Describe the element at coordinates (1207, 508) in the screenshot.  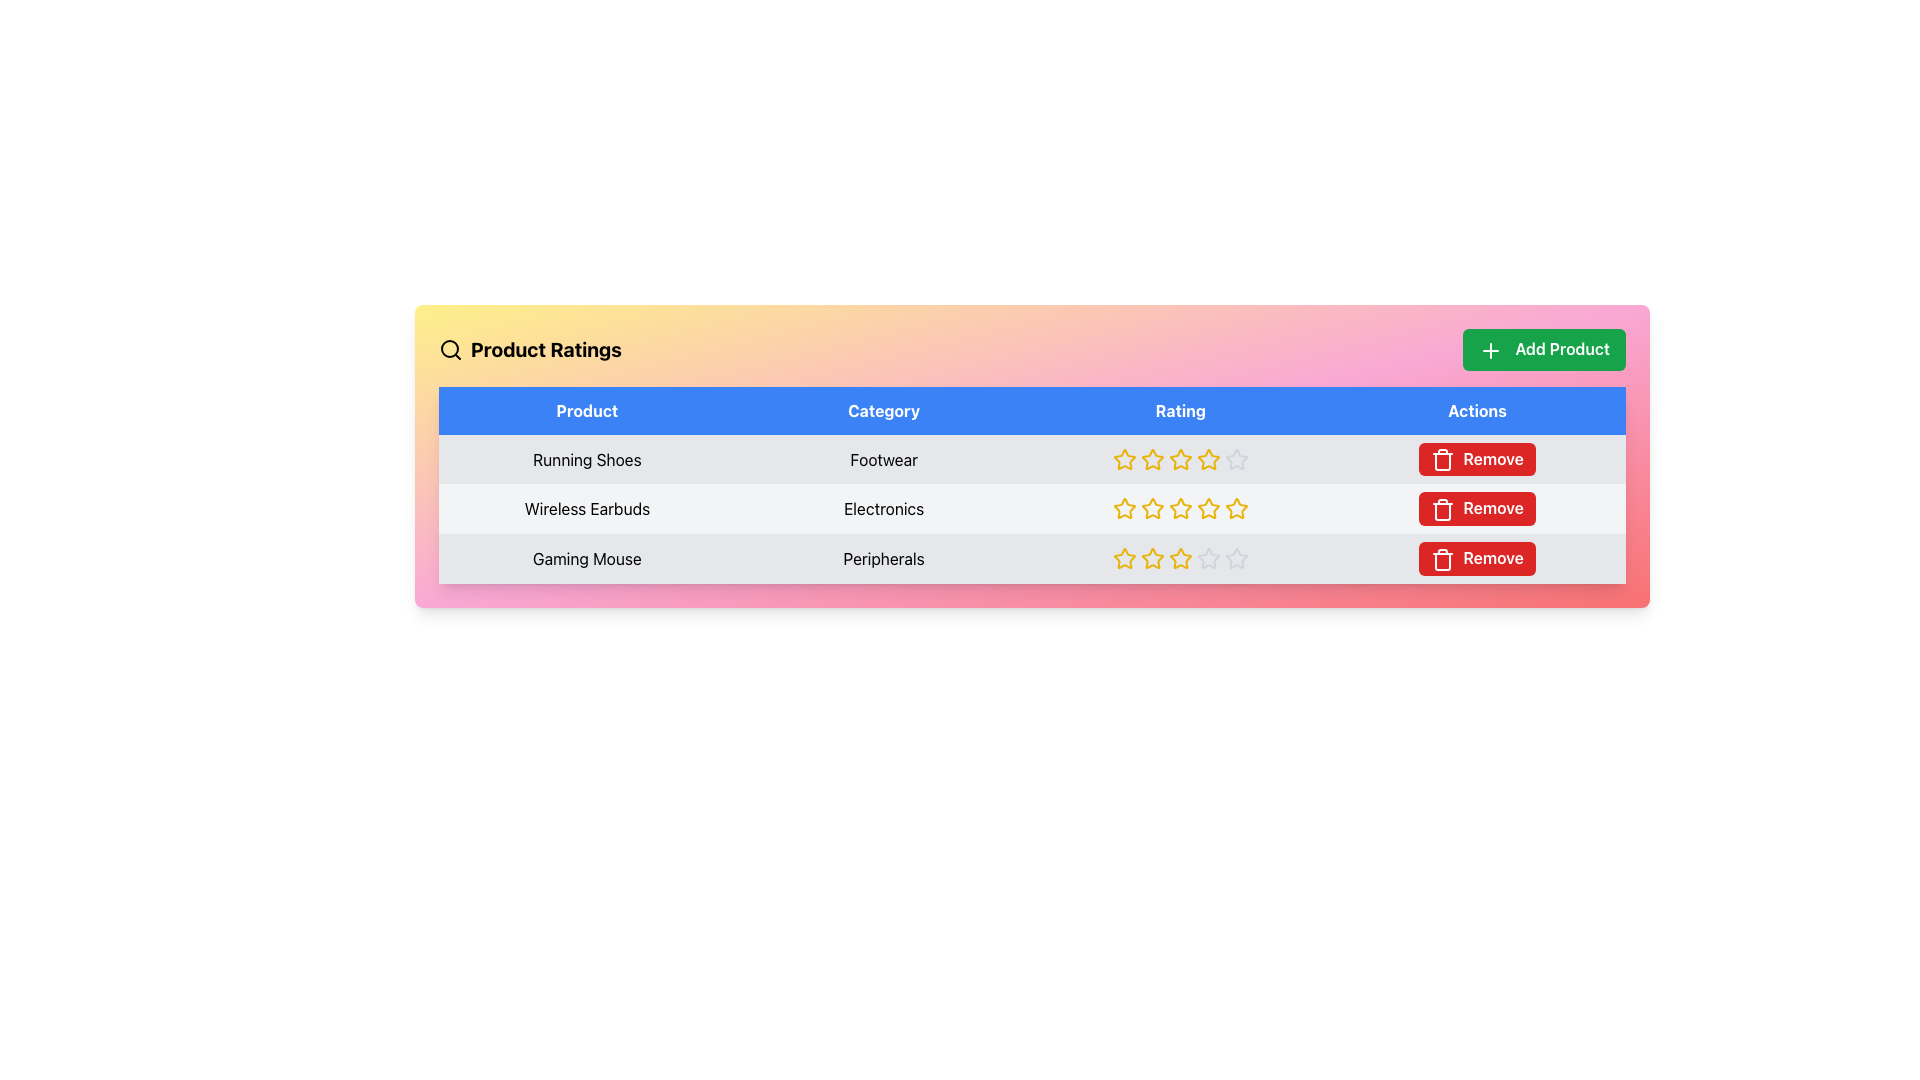
I see `the fifth star icon in the 'Rating' column for 'Wireless Earbuds', which is a hollow star with a yellow border` at that location.